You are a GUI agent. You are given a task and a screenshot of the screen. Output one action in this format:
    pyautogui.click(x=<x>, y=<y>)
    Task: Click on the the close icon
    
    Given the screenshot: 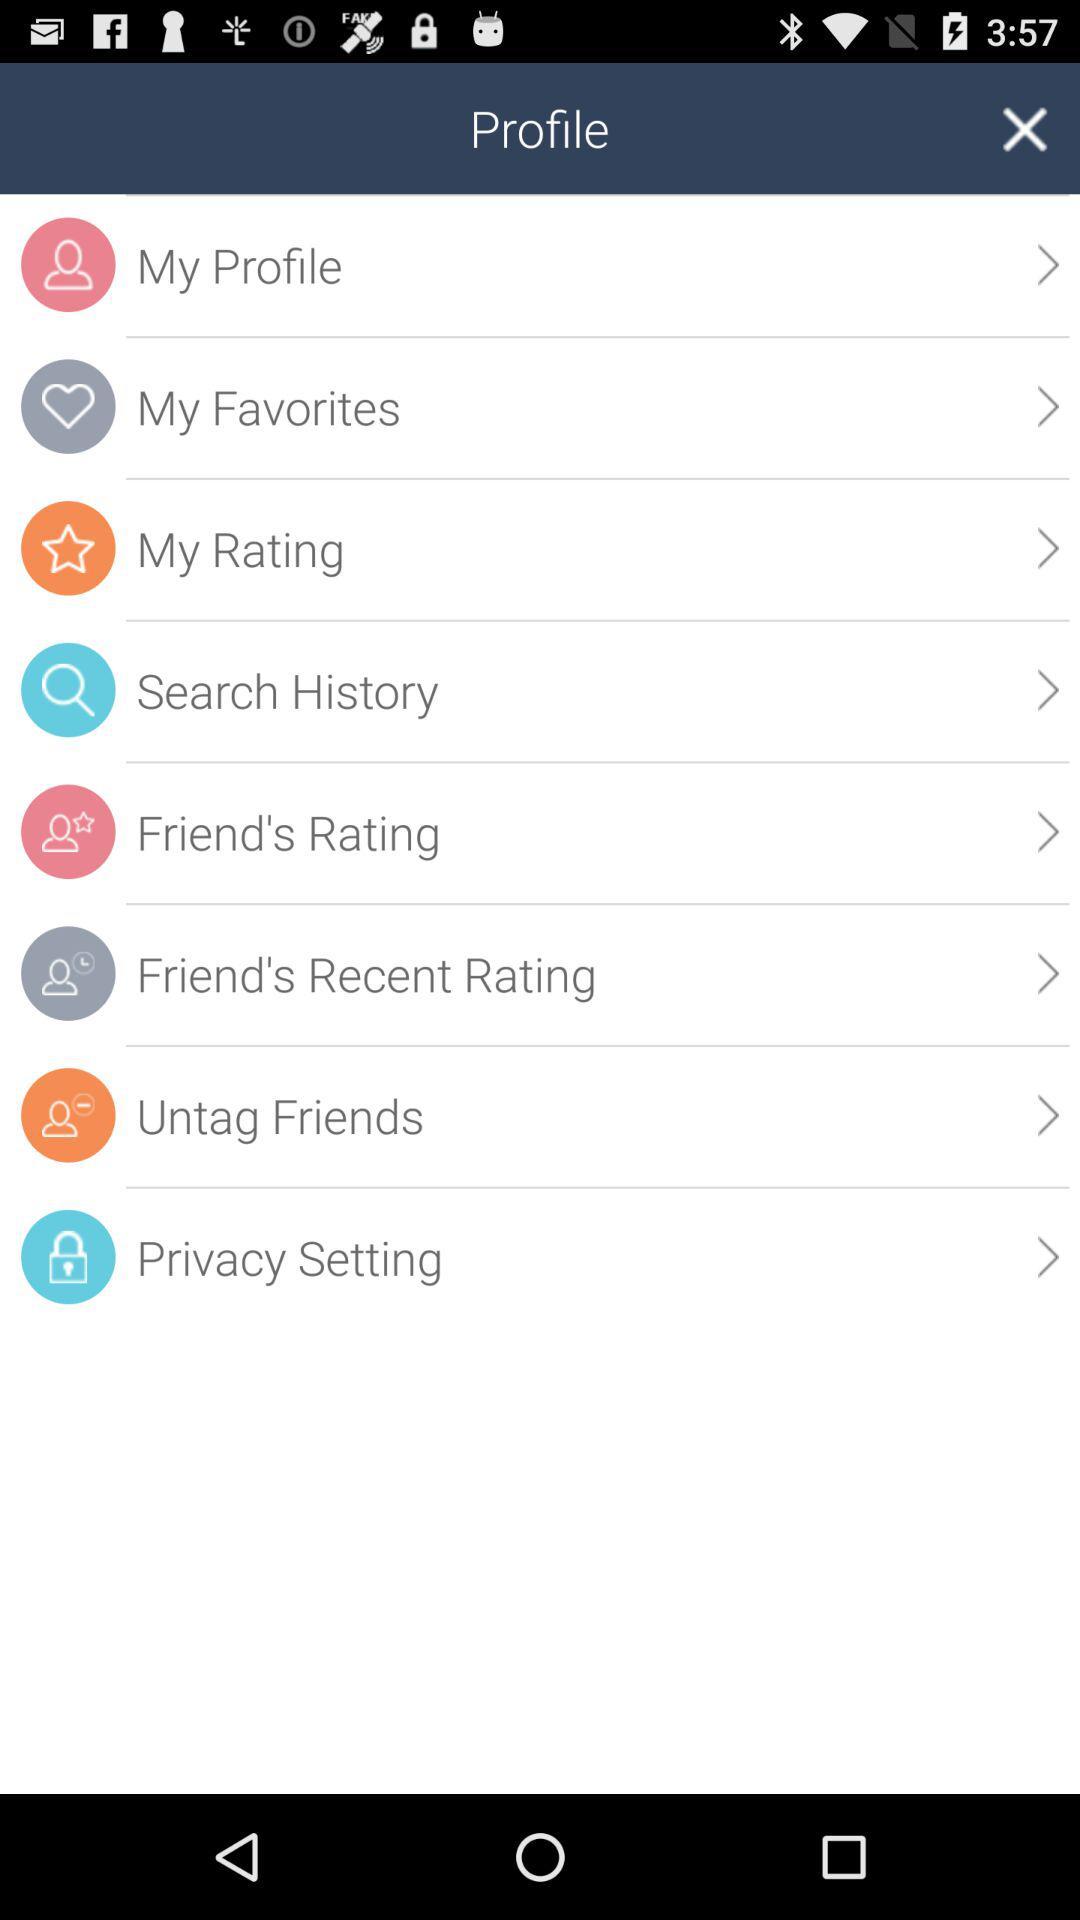 What is the action you would take?
    pyautogui.click(x=1024, y=136)
    